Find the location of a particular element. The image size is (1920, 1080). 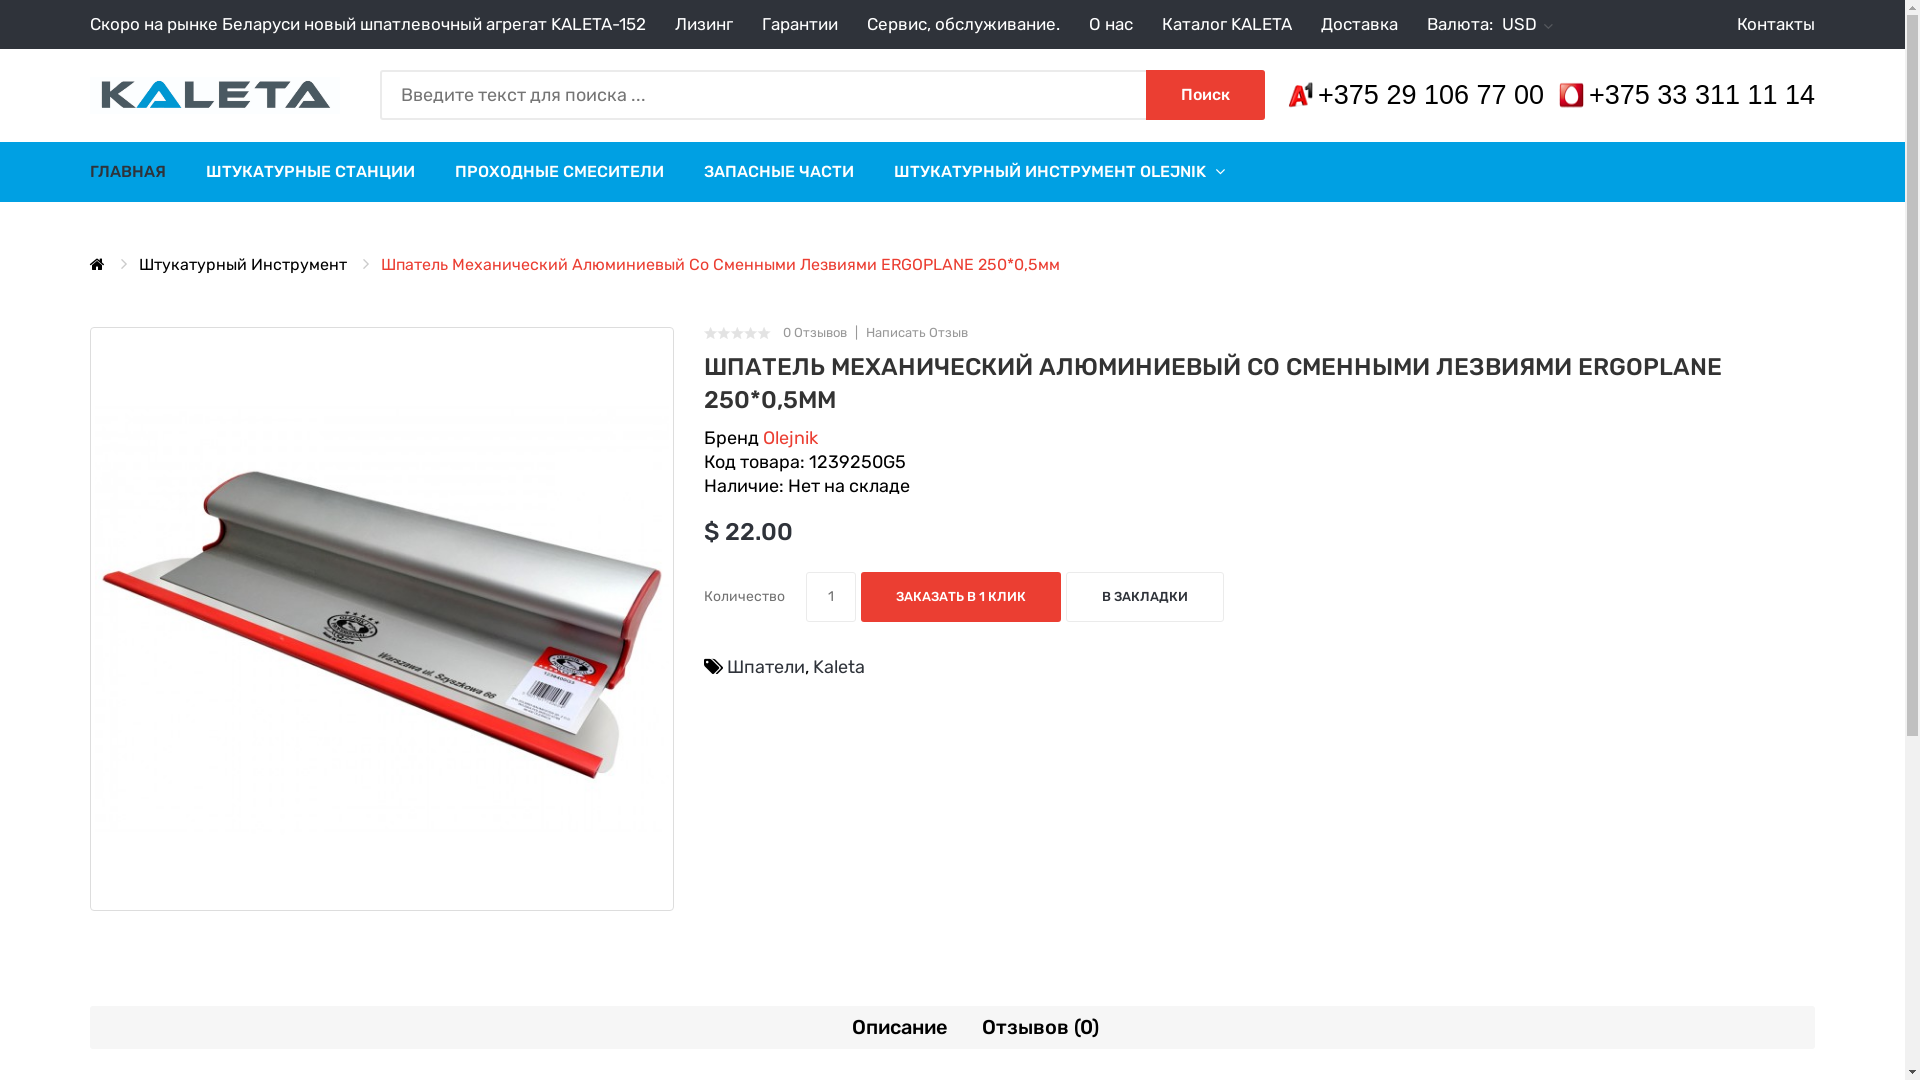

'Olejnik' is located at coordinates (789, 437).